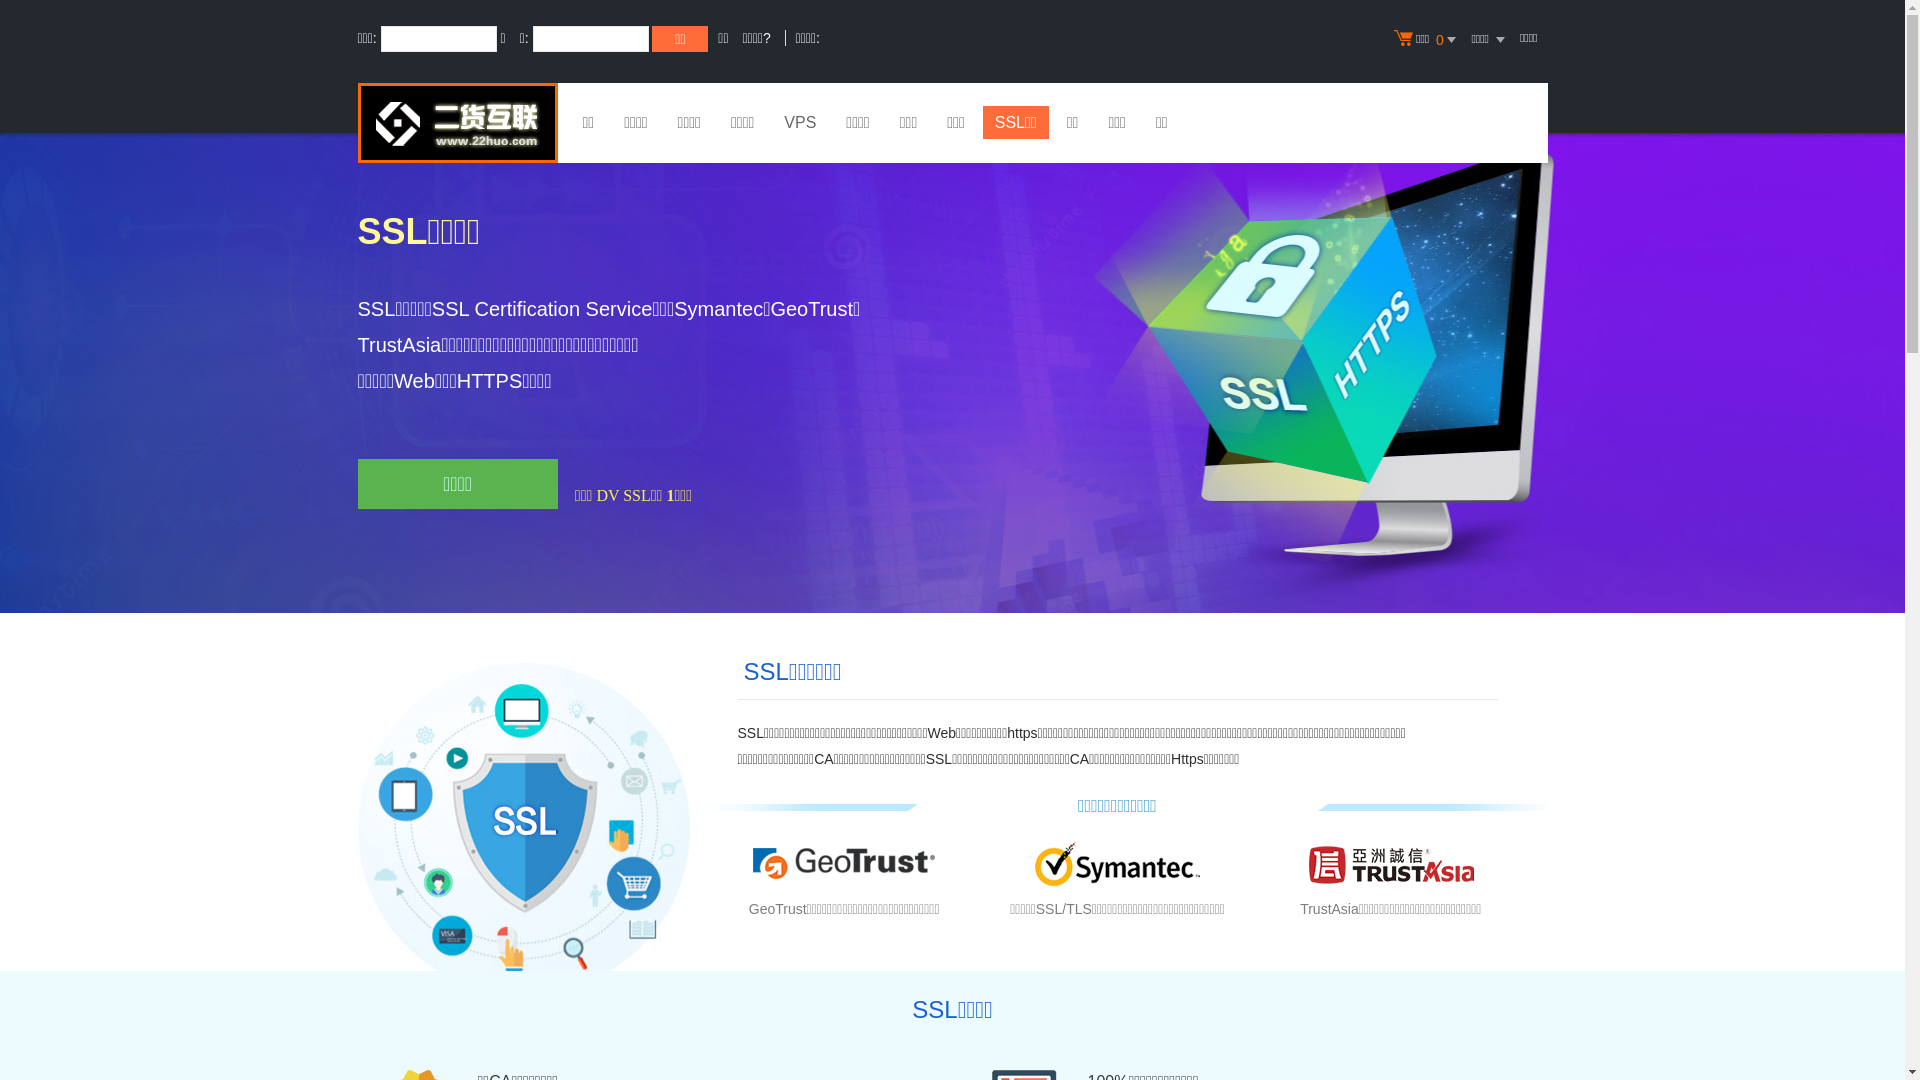  What do you see at coordinates (800, 124) in the screenshot?
I see `'VPS'` at bounding box center [800, 124].